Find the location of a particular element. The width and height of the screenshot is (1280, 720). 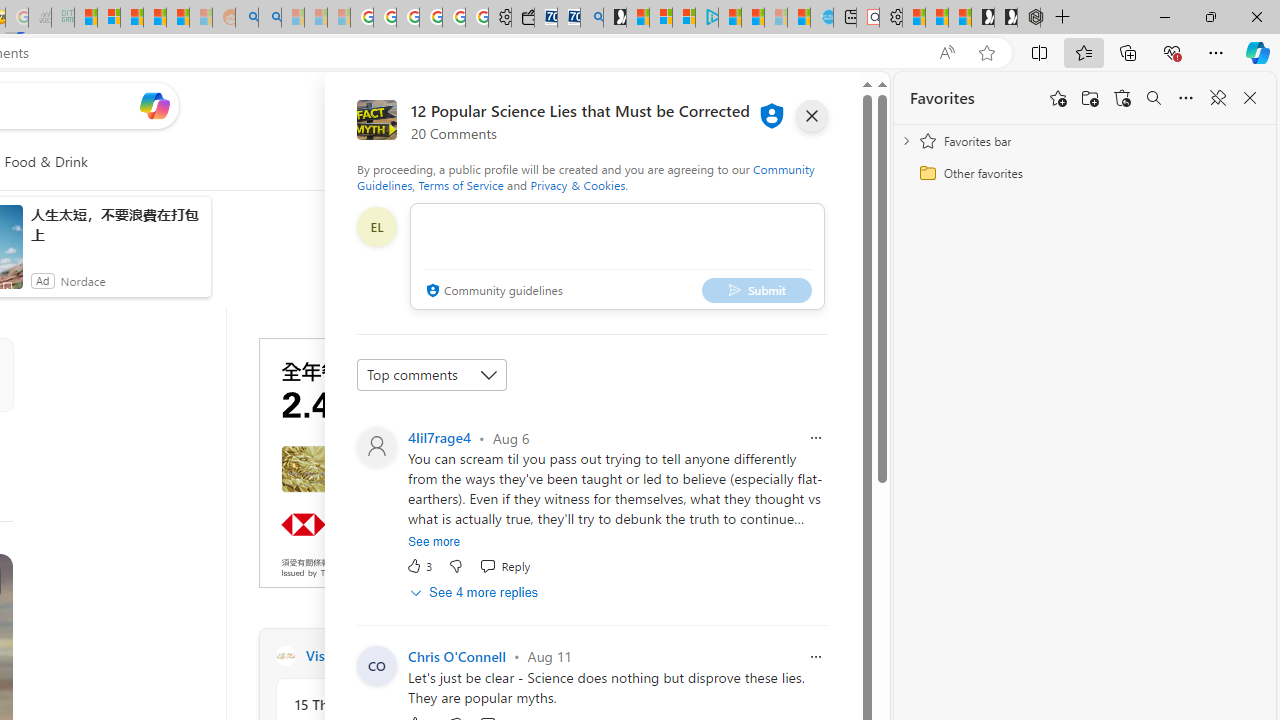

'Close favorites' is located at coordinates (1249, 98).